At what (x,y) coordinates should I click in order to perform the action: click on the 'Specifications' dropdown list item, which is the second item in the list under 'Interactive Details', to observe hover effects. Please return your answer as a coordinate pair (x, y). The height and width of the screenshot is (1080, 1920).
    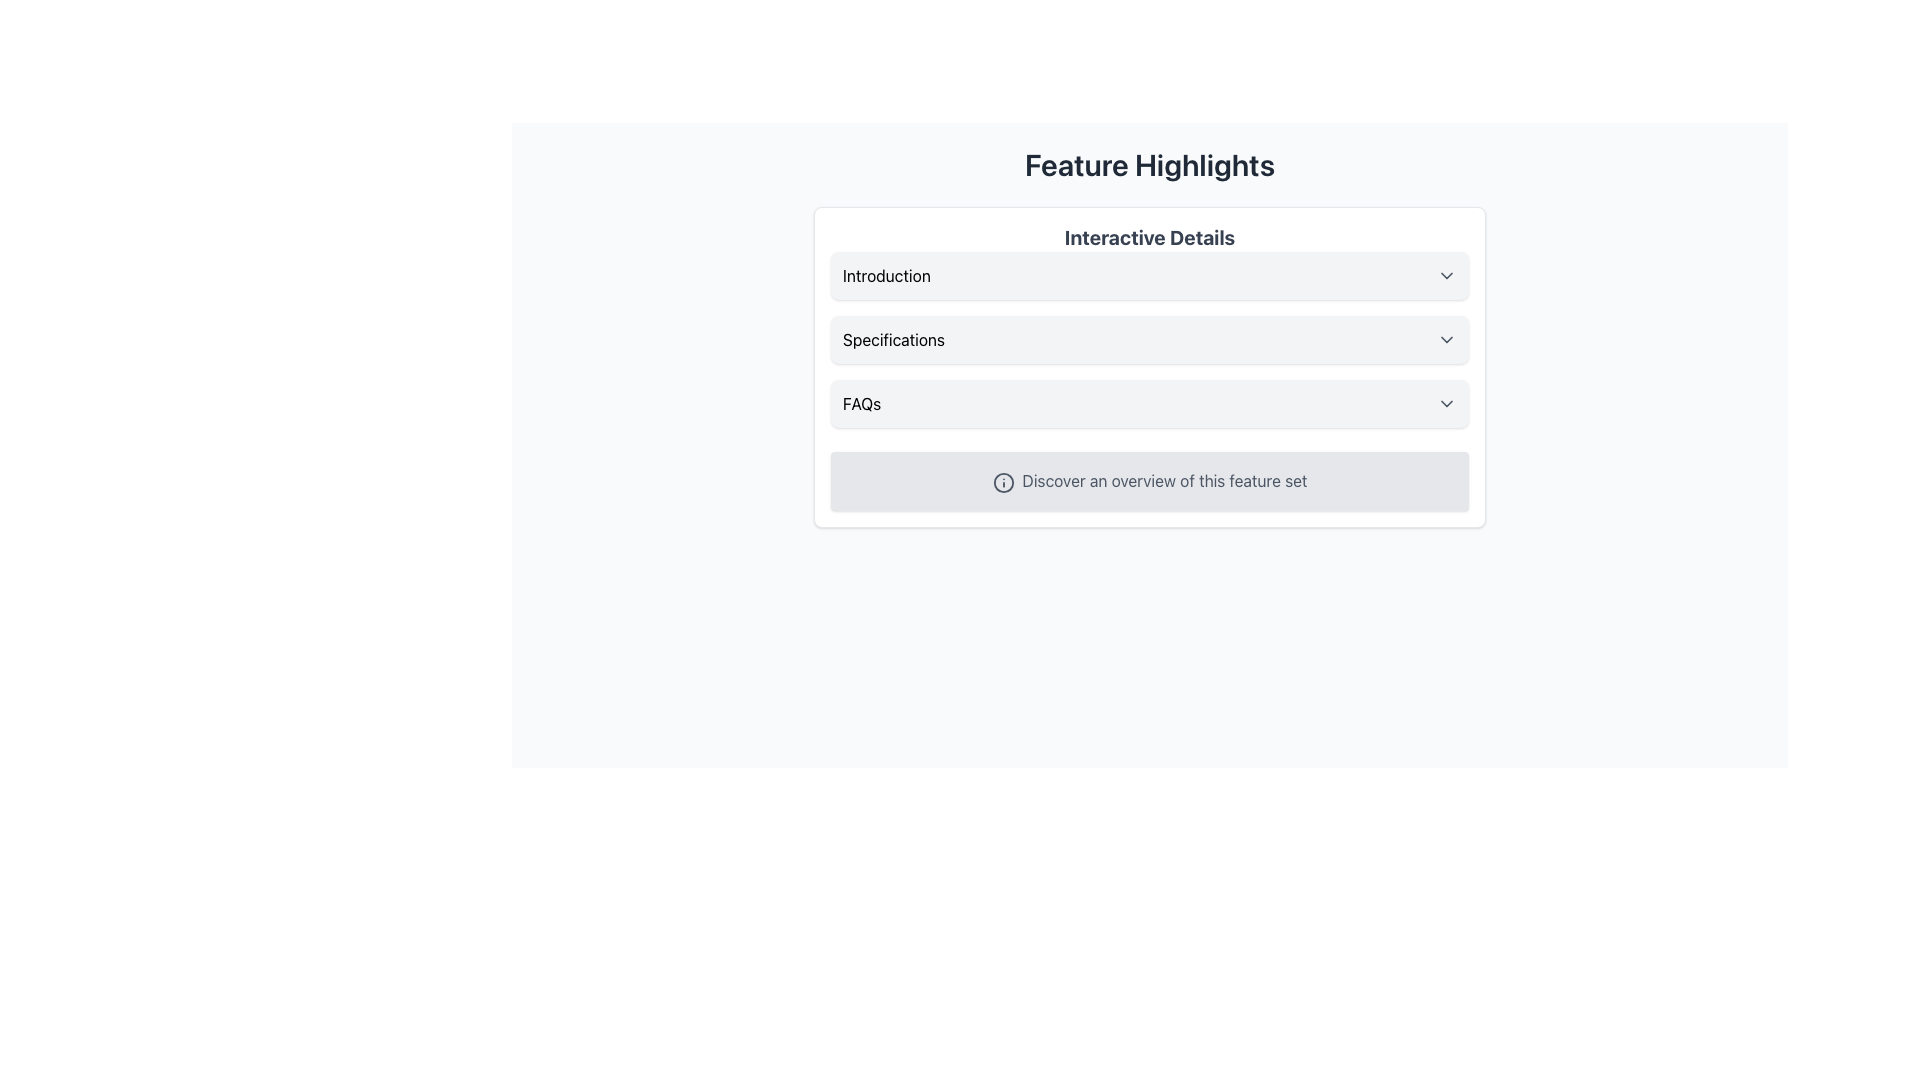
    Looking at the image, I should click on (1150, 338).